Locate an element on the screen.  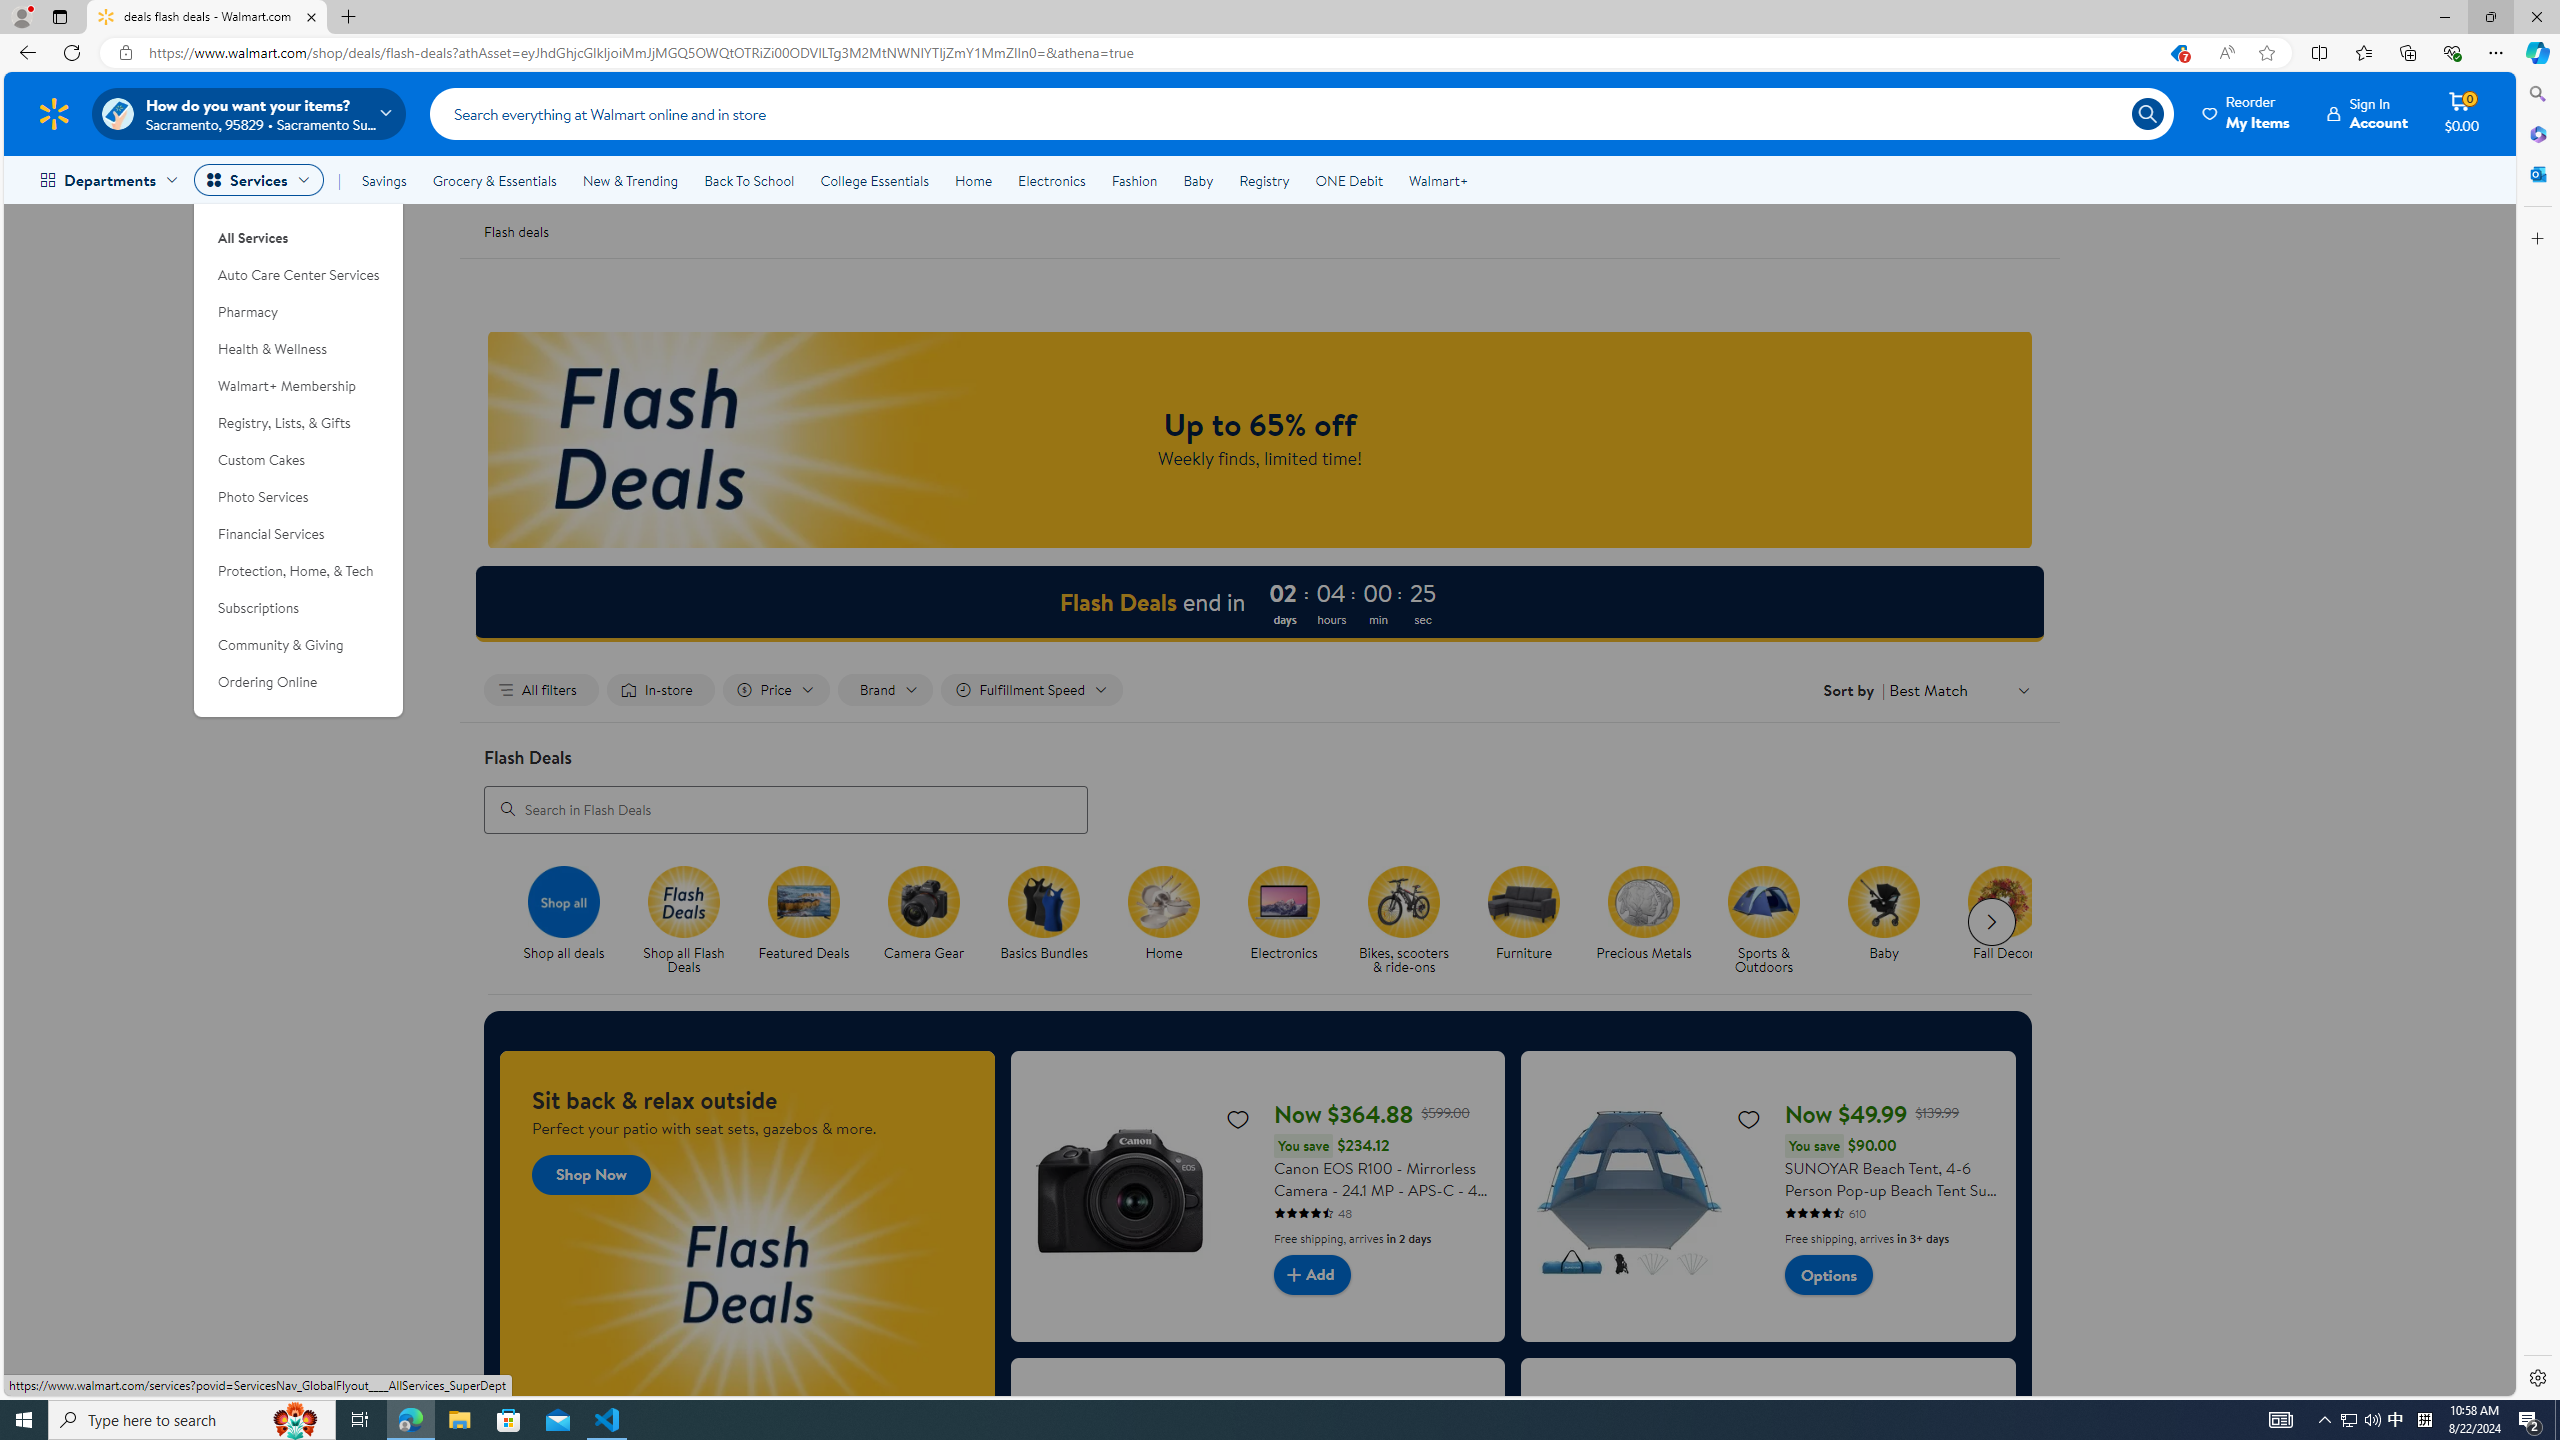
'Baby Baby' is located at coordinates (1883, 914).